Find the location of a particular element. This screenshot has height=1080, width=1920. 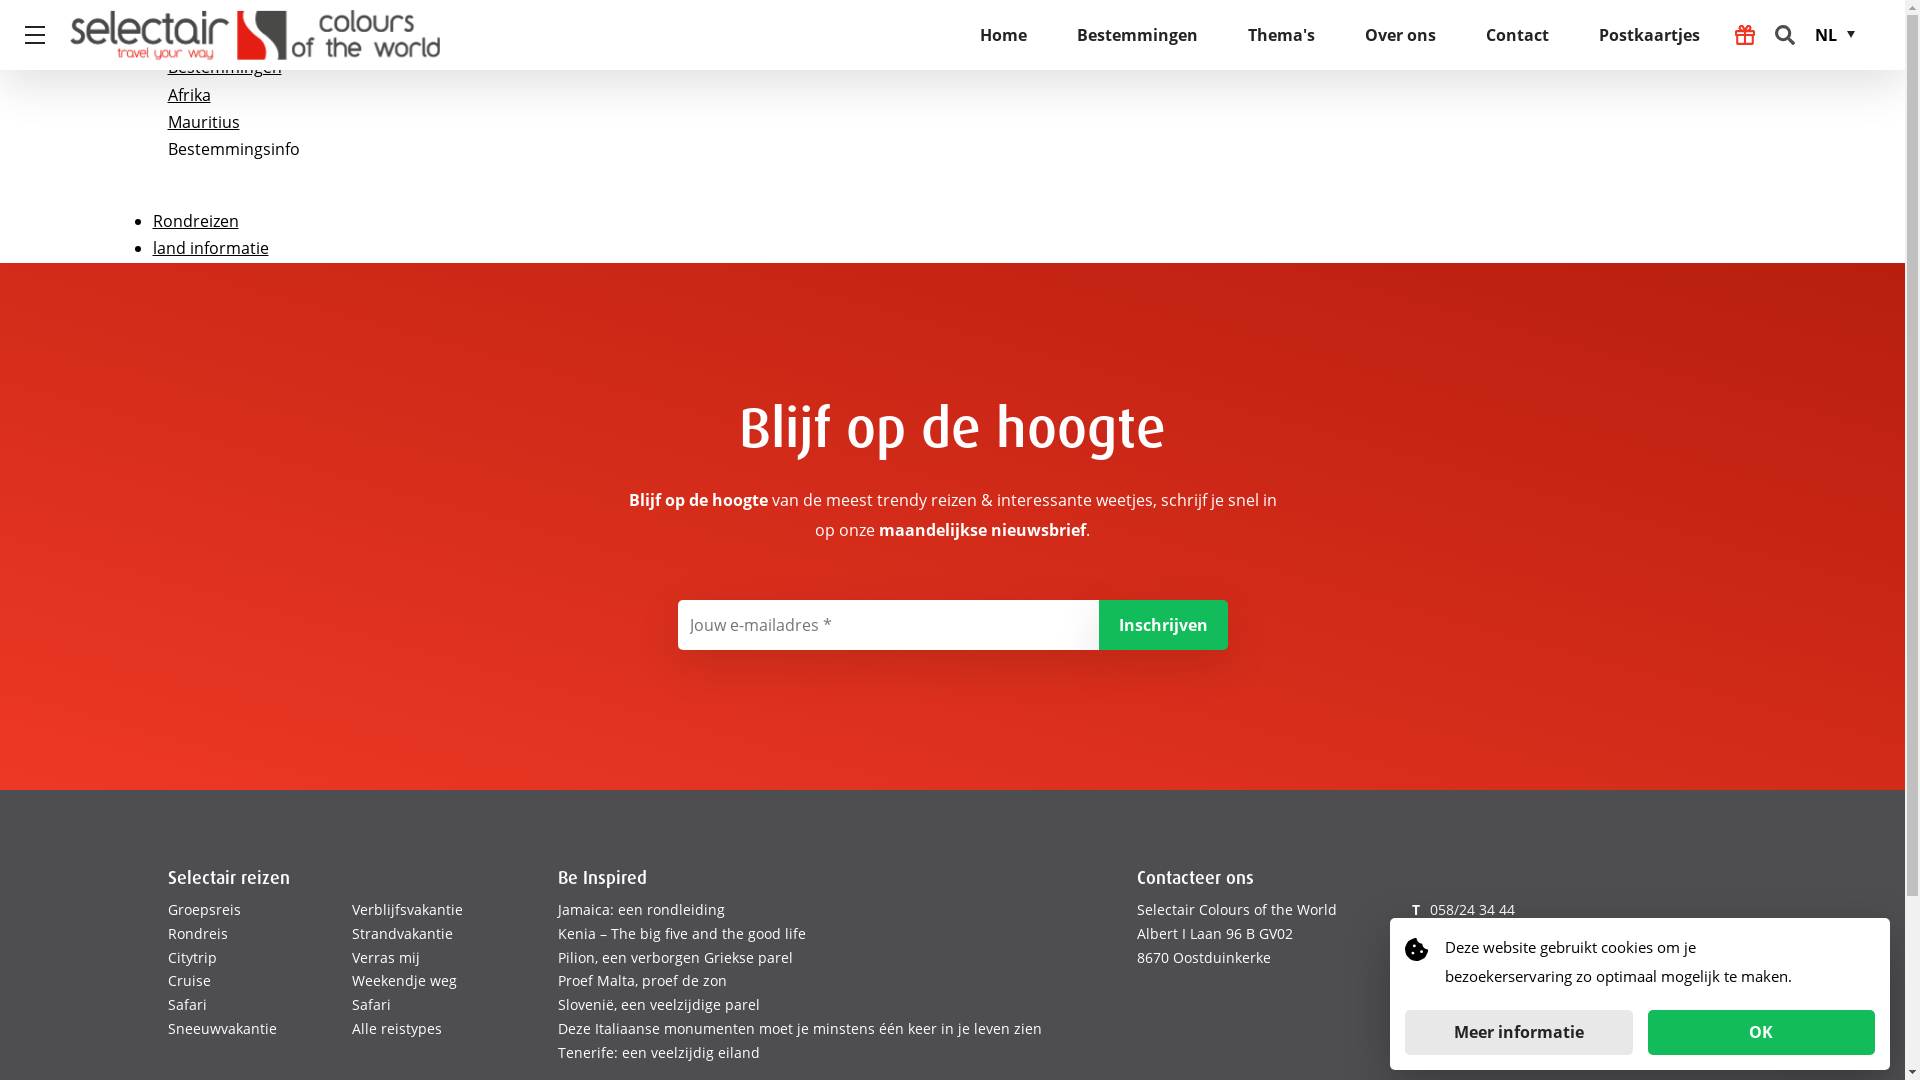

'Contact' is located at coordinates (1517, 34).